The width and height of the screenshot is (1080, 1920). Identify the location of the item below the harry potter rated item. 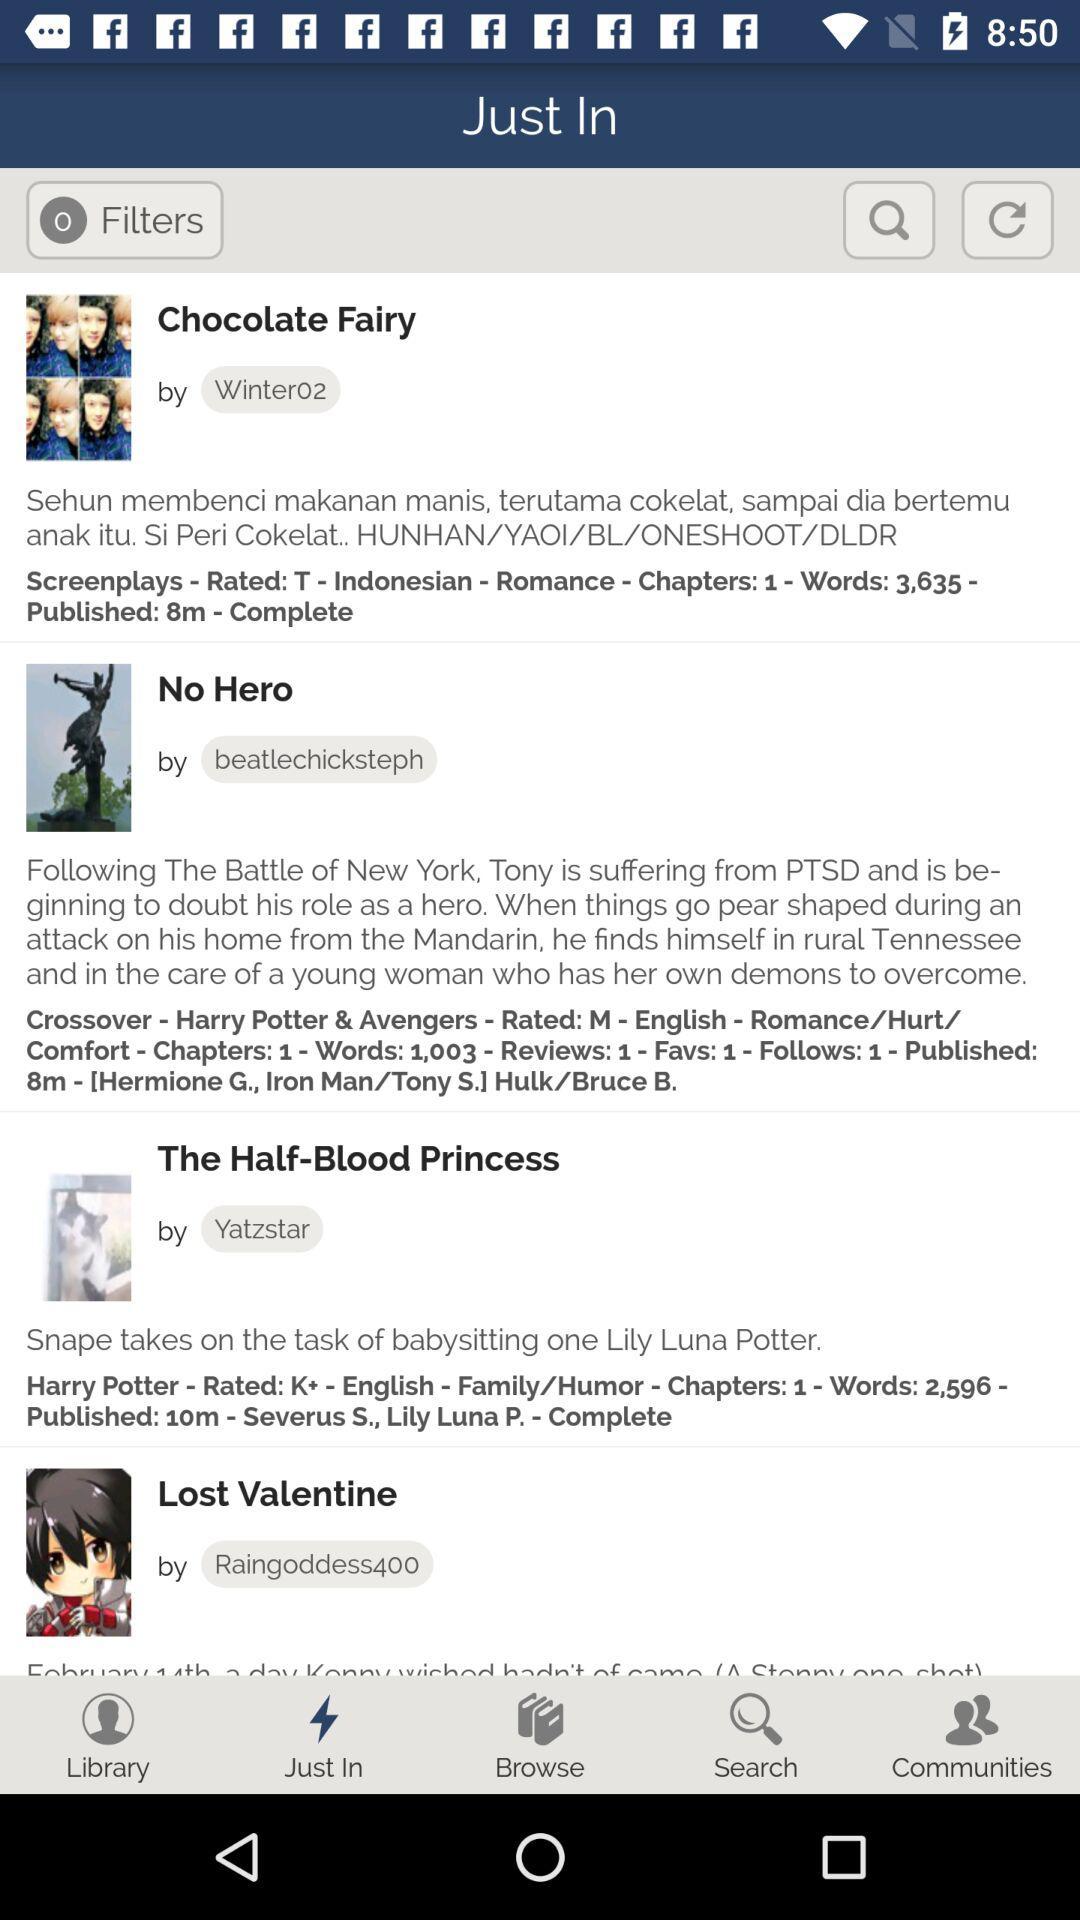
(617, 1493).